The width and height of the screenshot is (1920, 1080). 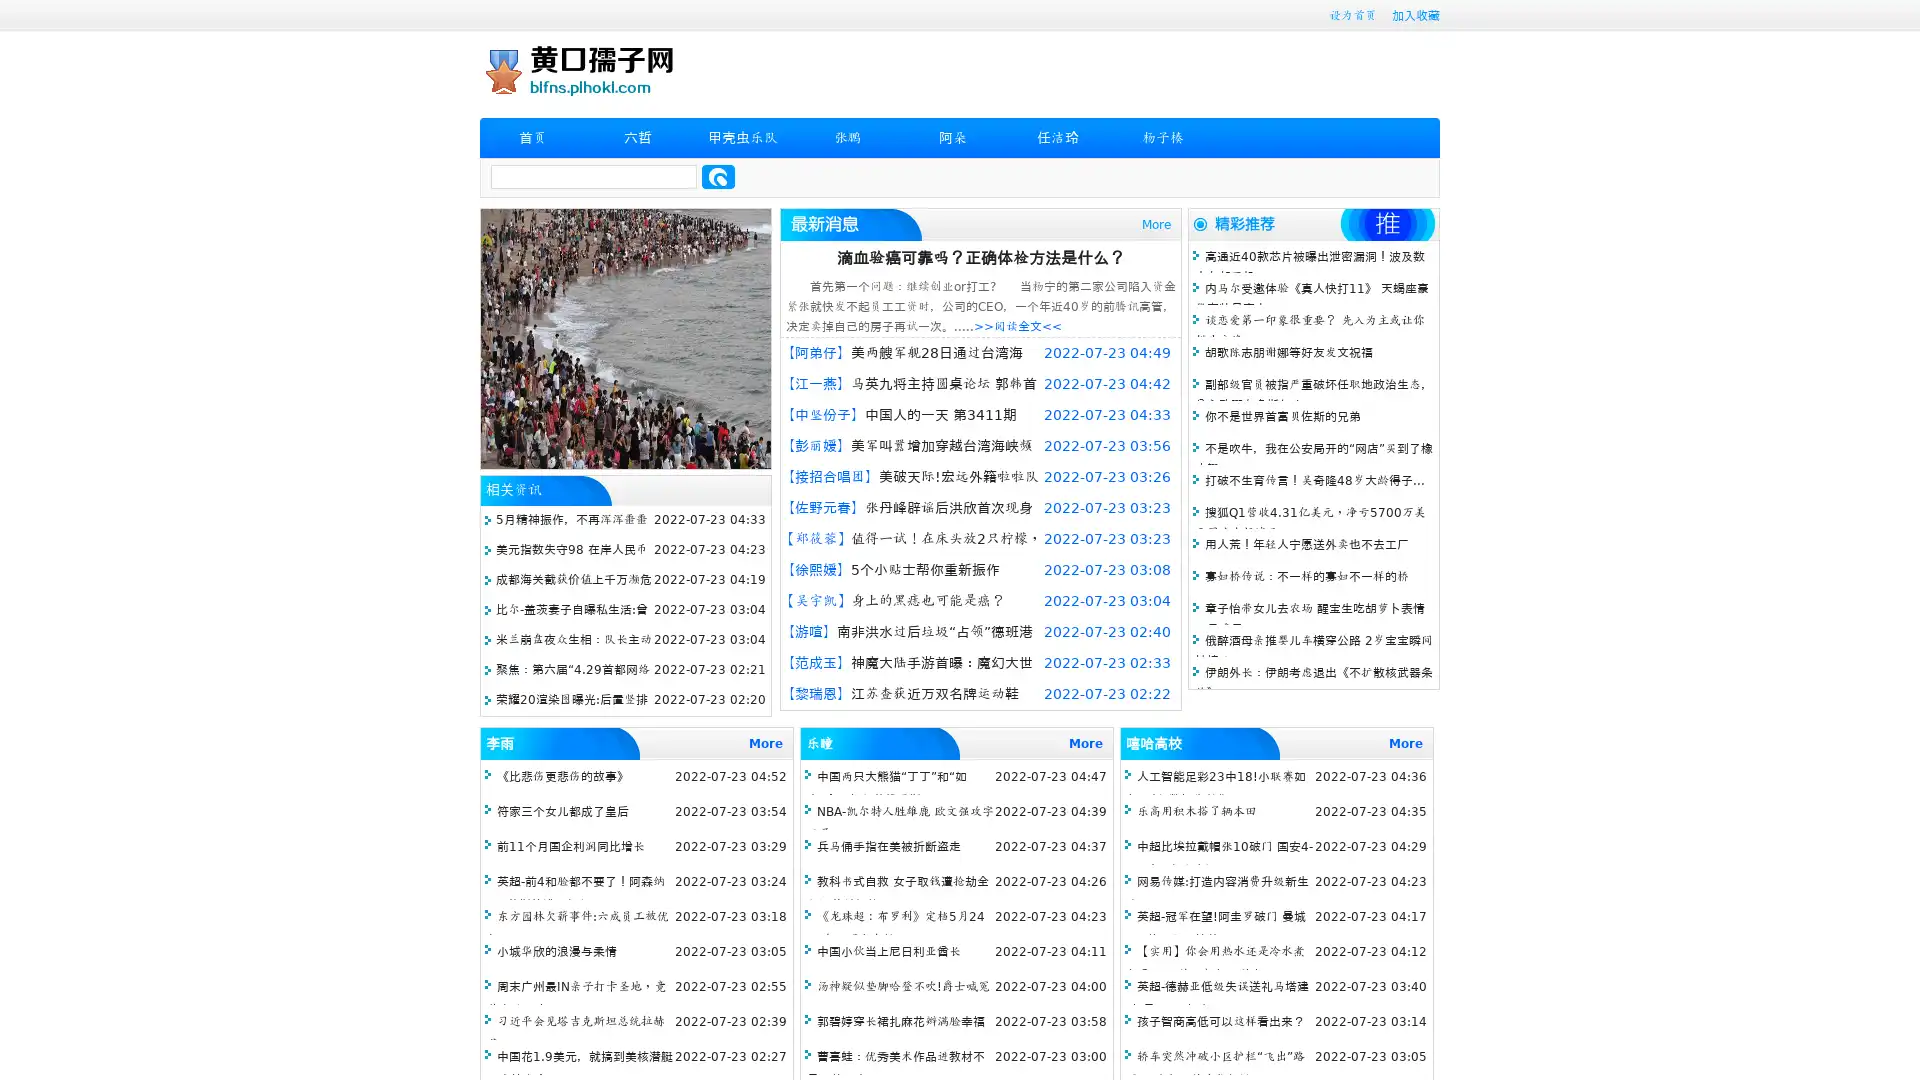 What do you see at coordinates (718, 176) in the screenshot?
I see `Search` at bounding box center [718, 176].